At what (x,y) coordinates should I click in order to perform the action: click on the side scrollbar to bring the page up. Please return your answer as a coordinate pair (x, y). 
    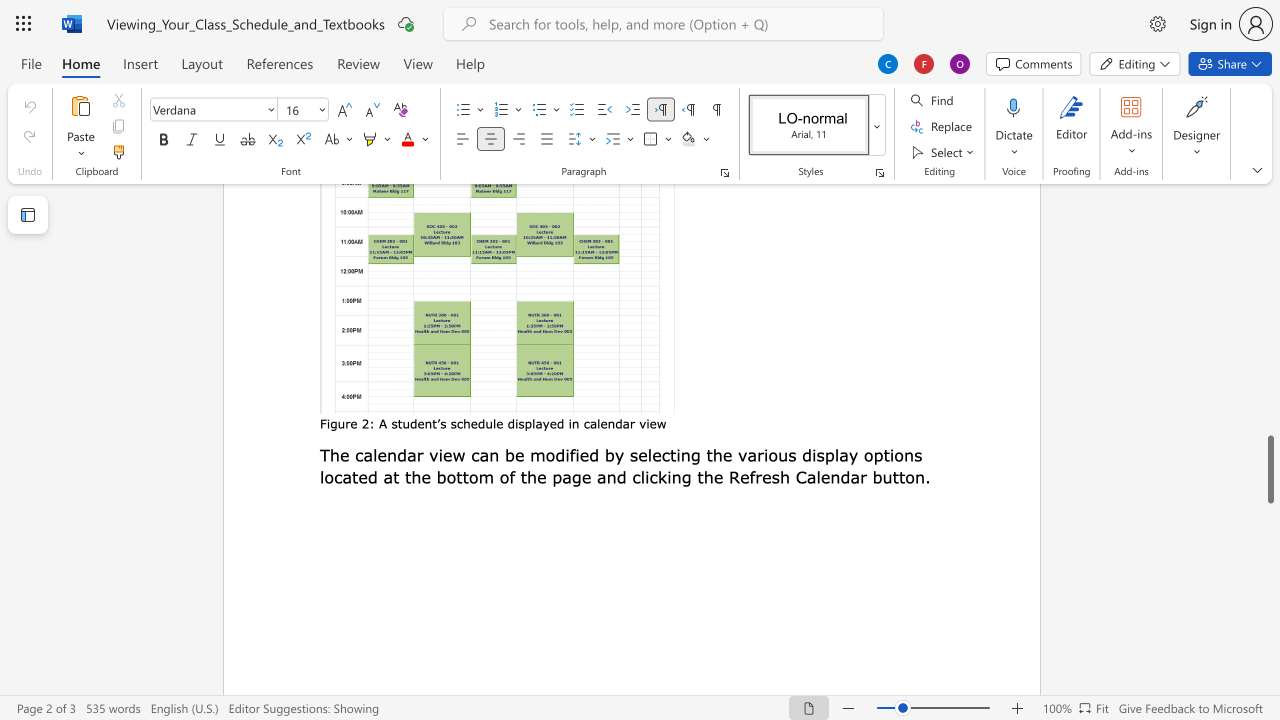
    Looking at the image, I should click on (1269, 400).